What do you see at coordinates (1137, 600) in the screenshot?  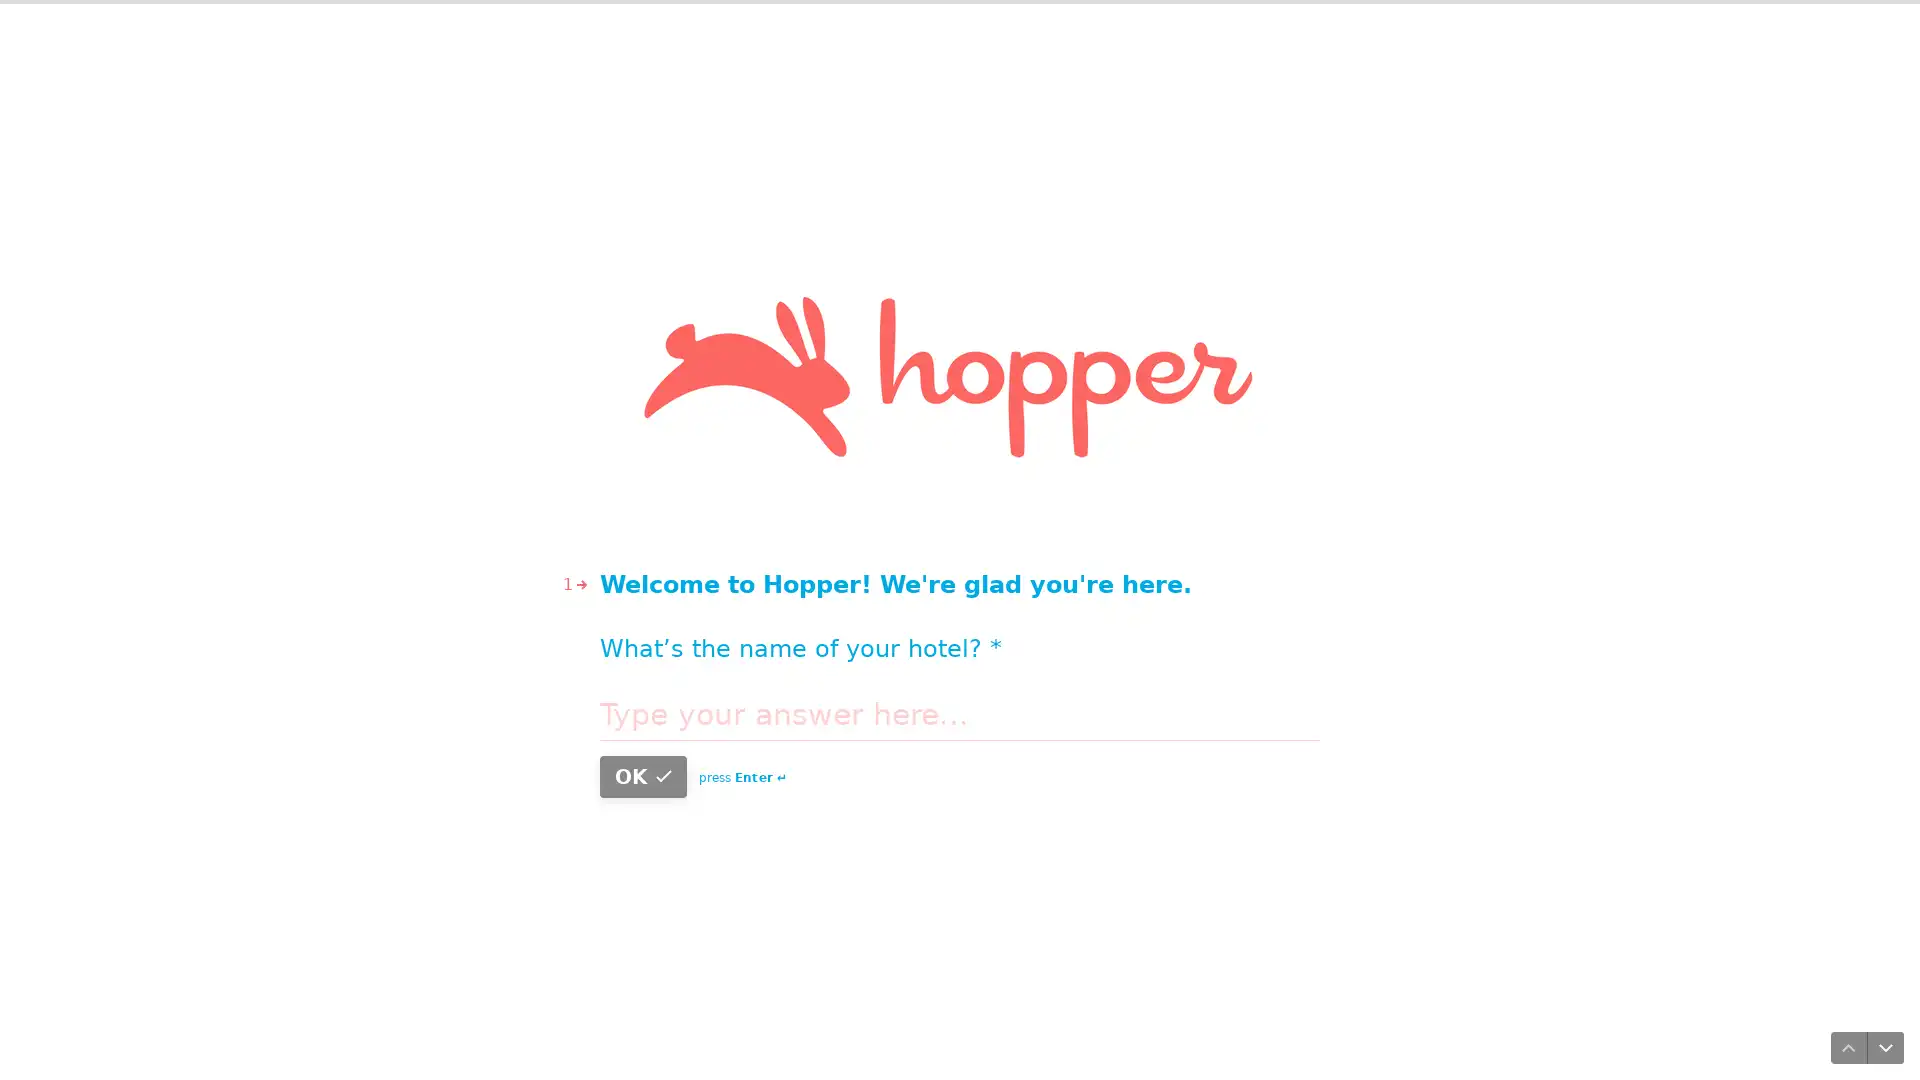 I see `OK` at bounding box center [1137, 600].